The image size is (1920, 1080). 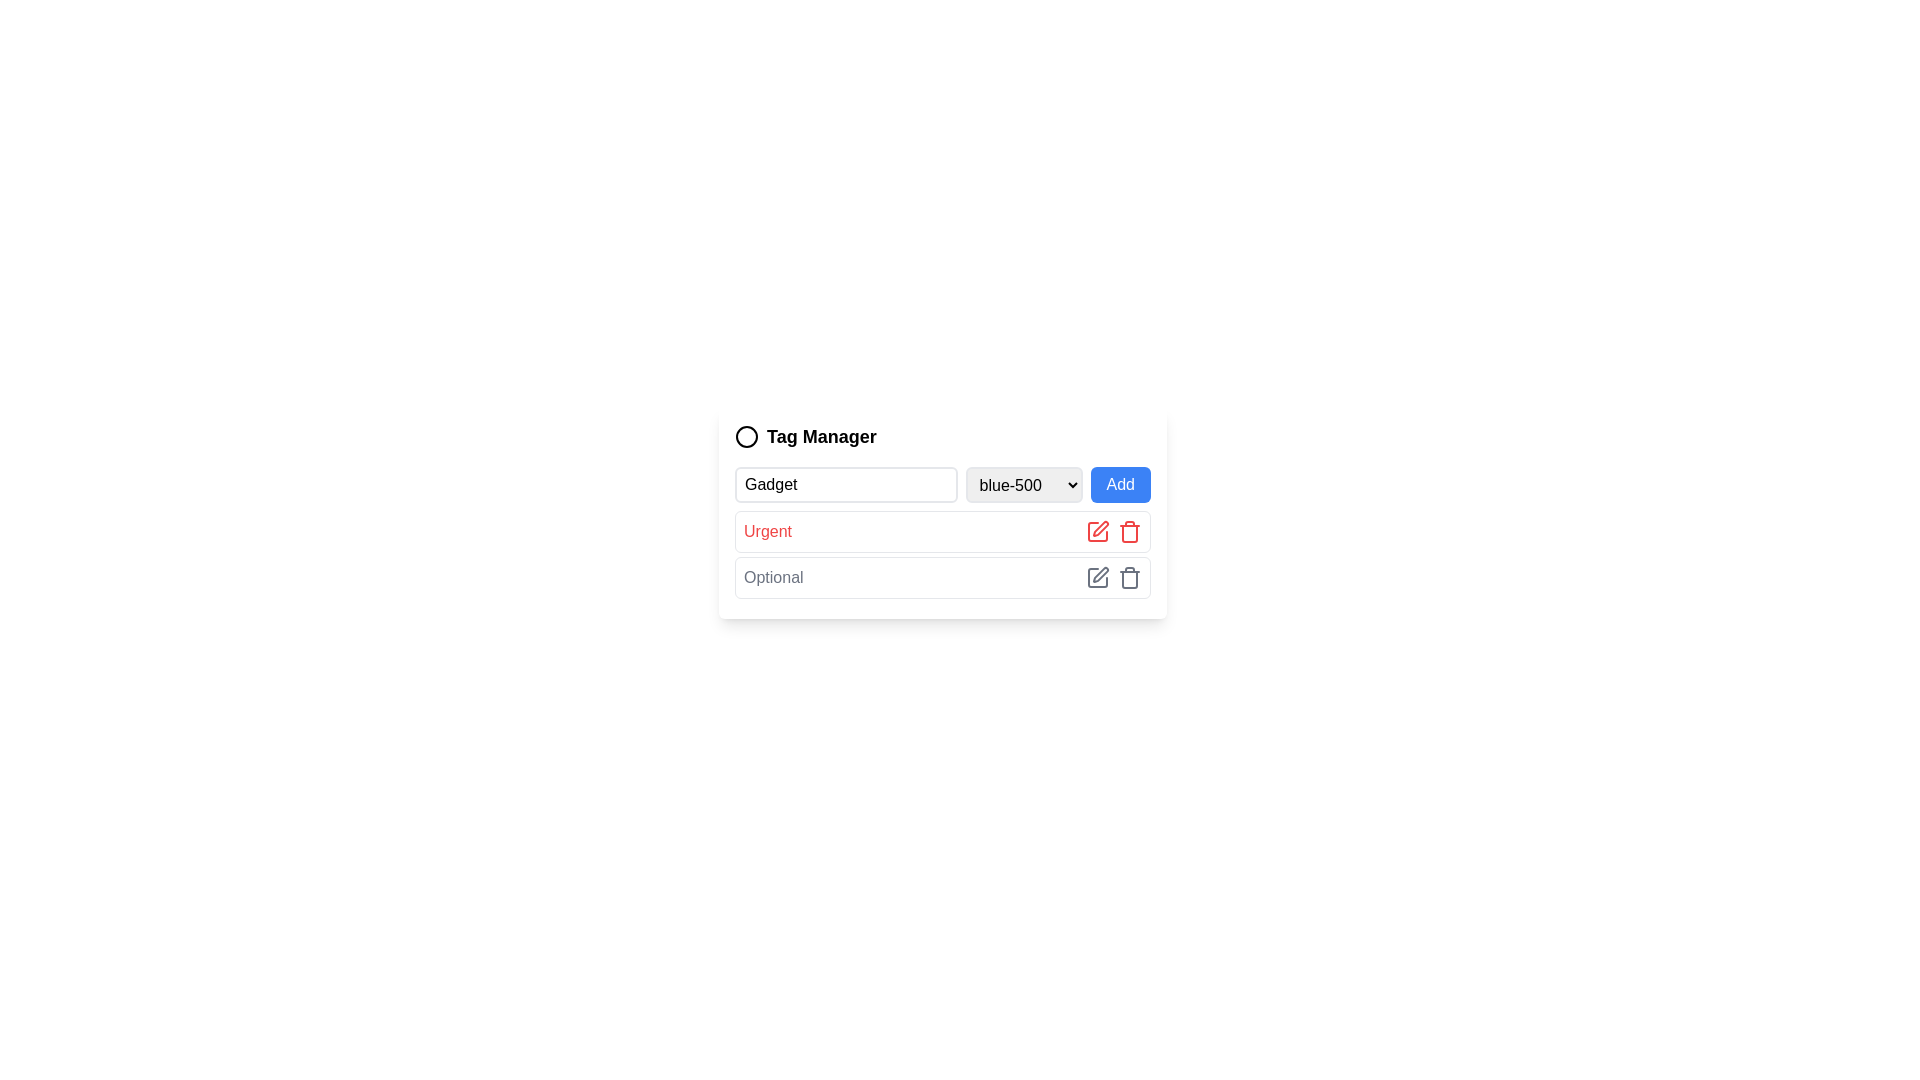 What do you see at coordinates (1112, 578) in the screenshot?
I see `the pen icon in the icon group` at bounding box center [1112, 578].